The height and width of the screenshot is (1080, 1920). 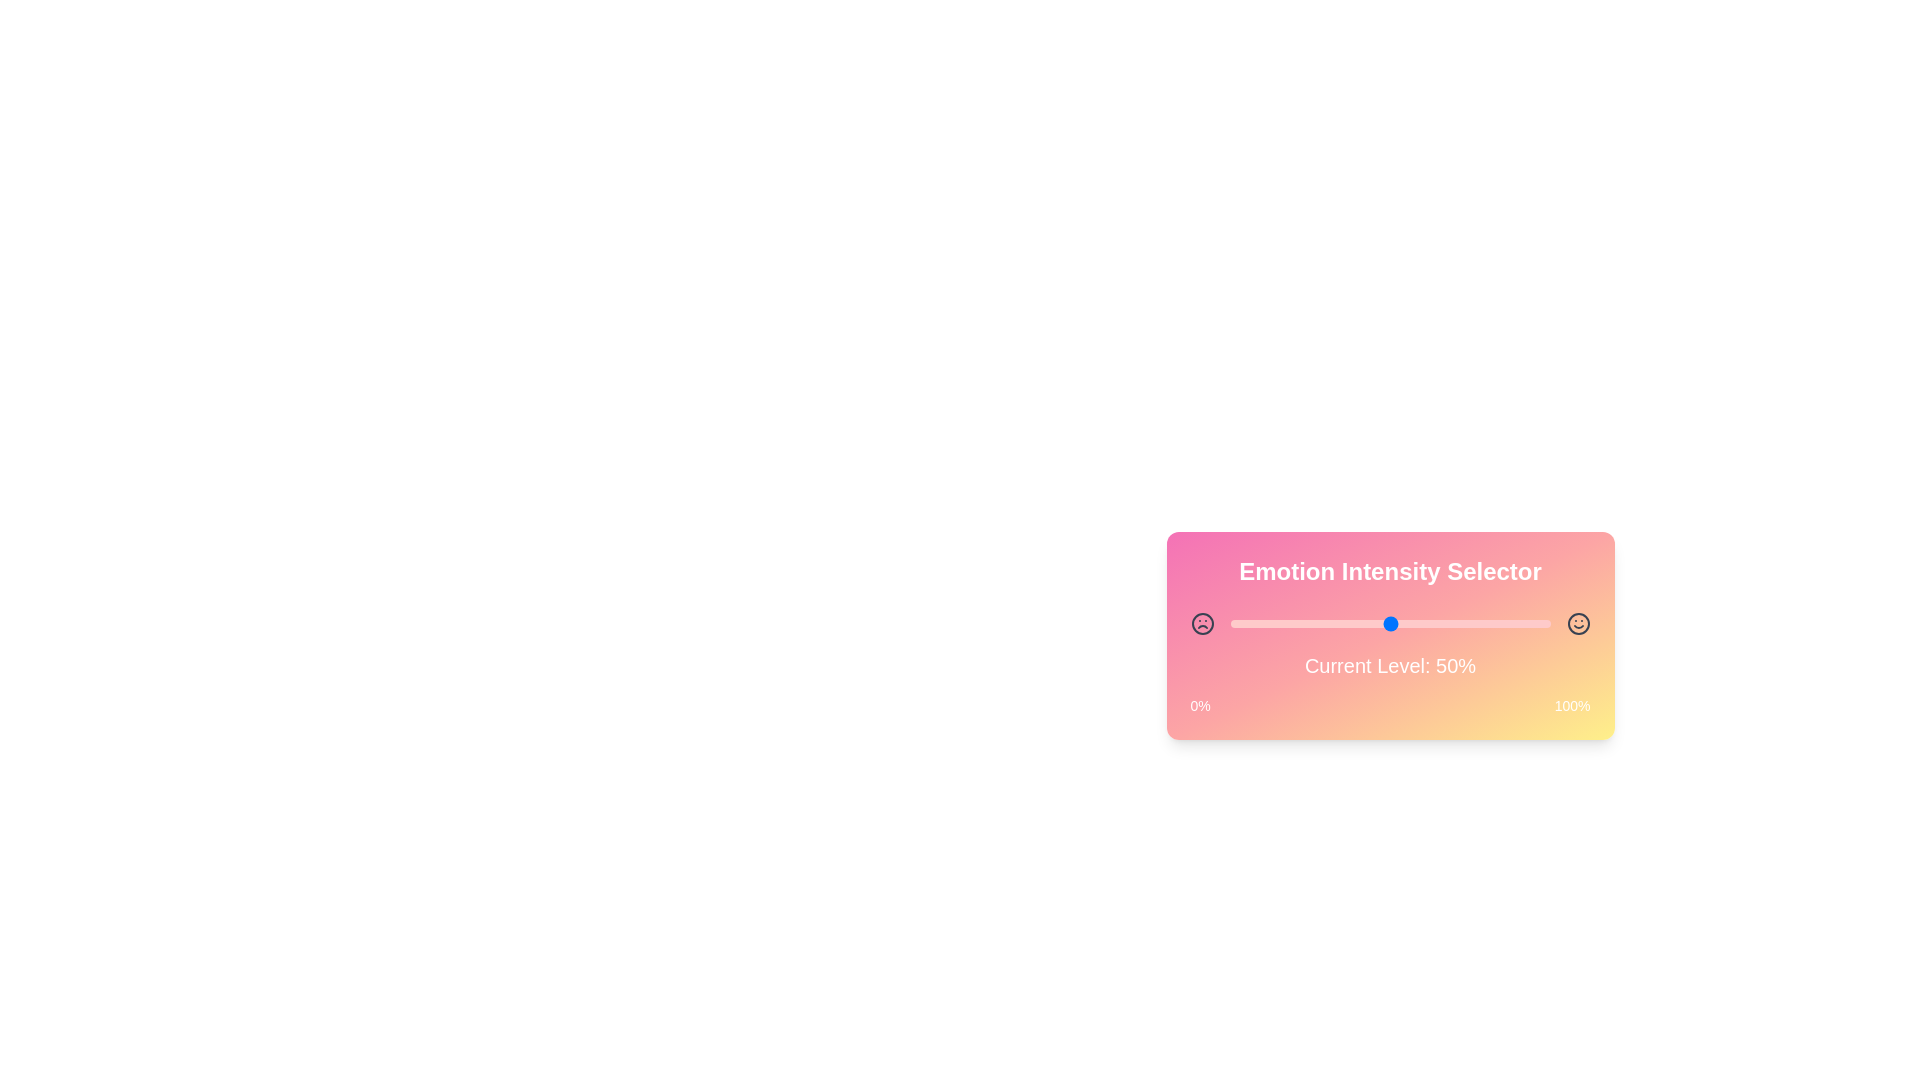 I want to click on the emotion level to 93% by interacting with the slider, so click(x=1527, y=623).